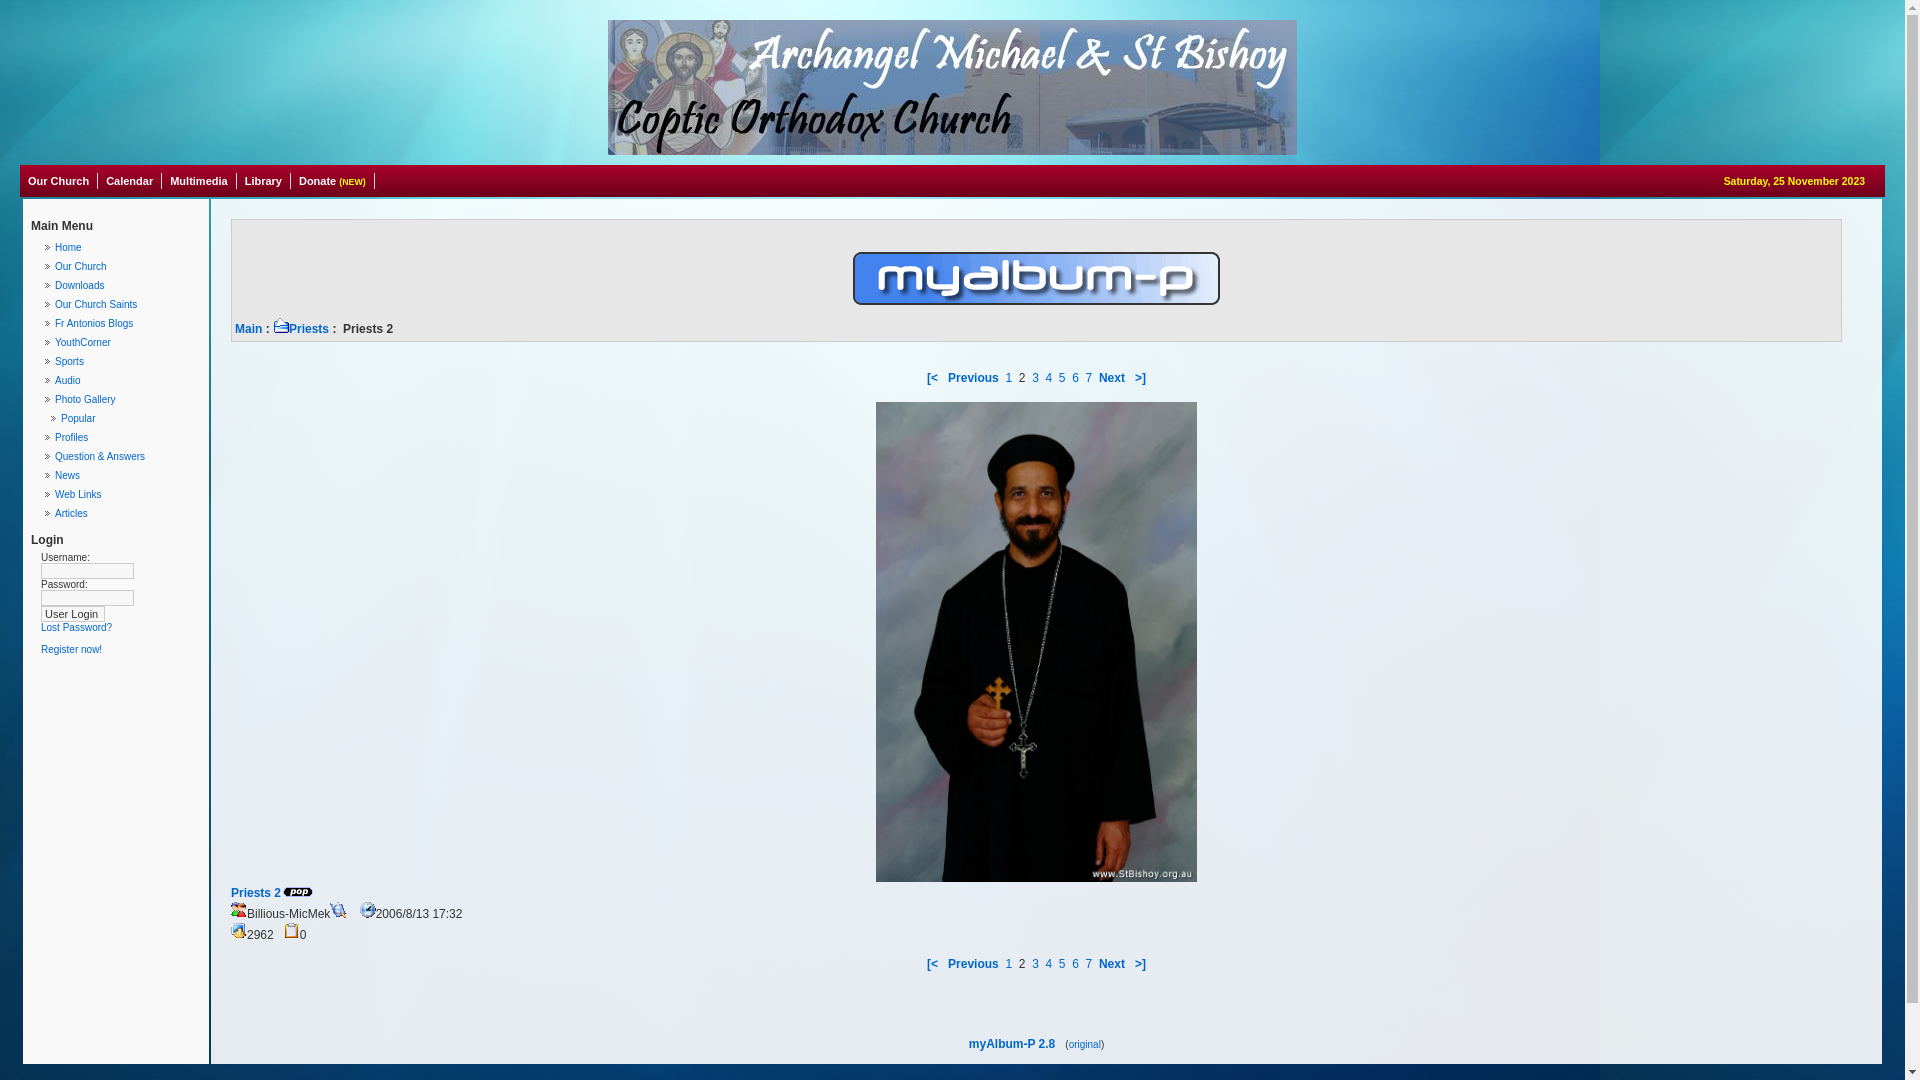 The width and height of the screenshot is (1920, 1080). What do you see at coordinates (239, 910) in the screenshot?
I see `'Submitter'` at bounding box center [239, 910].